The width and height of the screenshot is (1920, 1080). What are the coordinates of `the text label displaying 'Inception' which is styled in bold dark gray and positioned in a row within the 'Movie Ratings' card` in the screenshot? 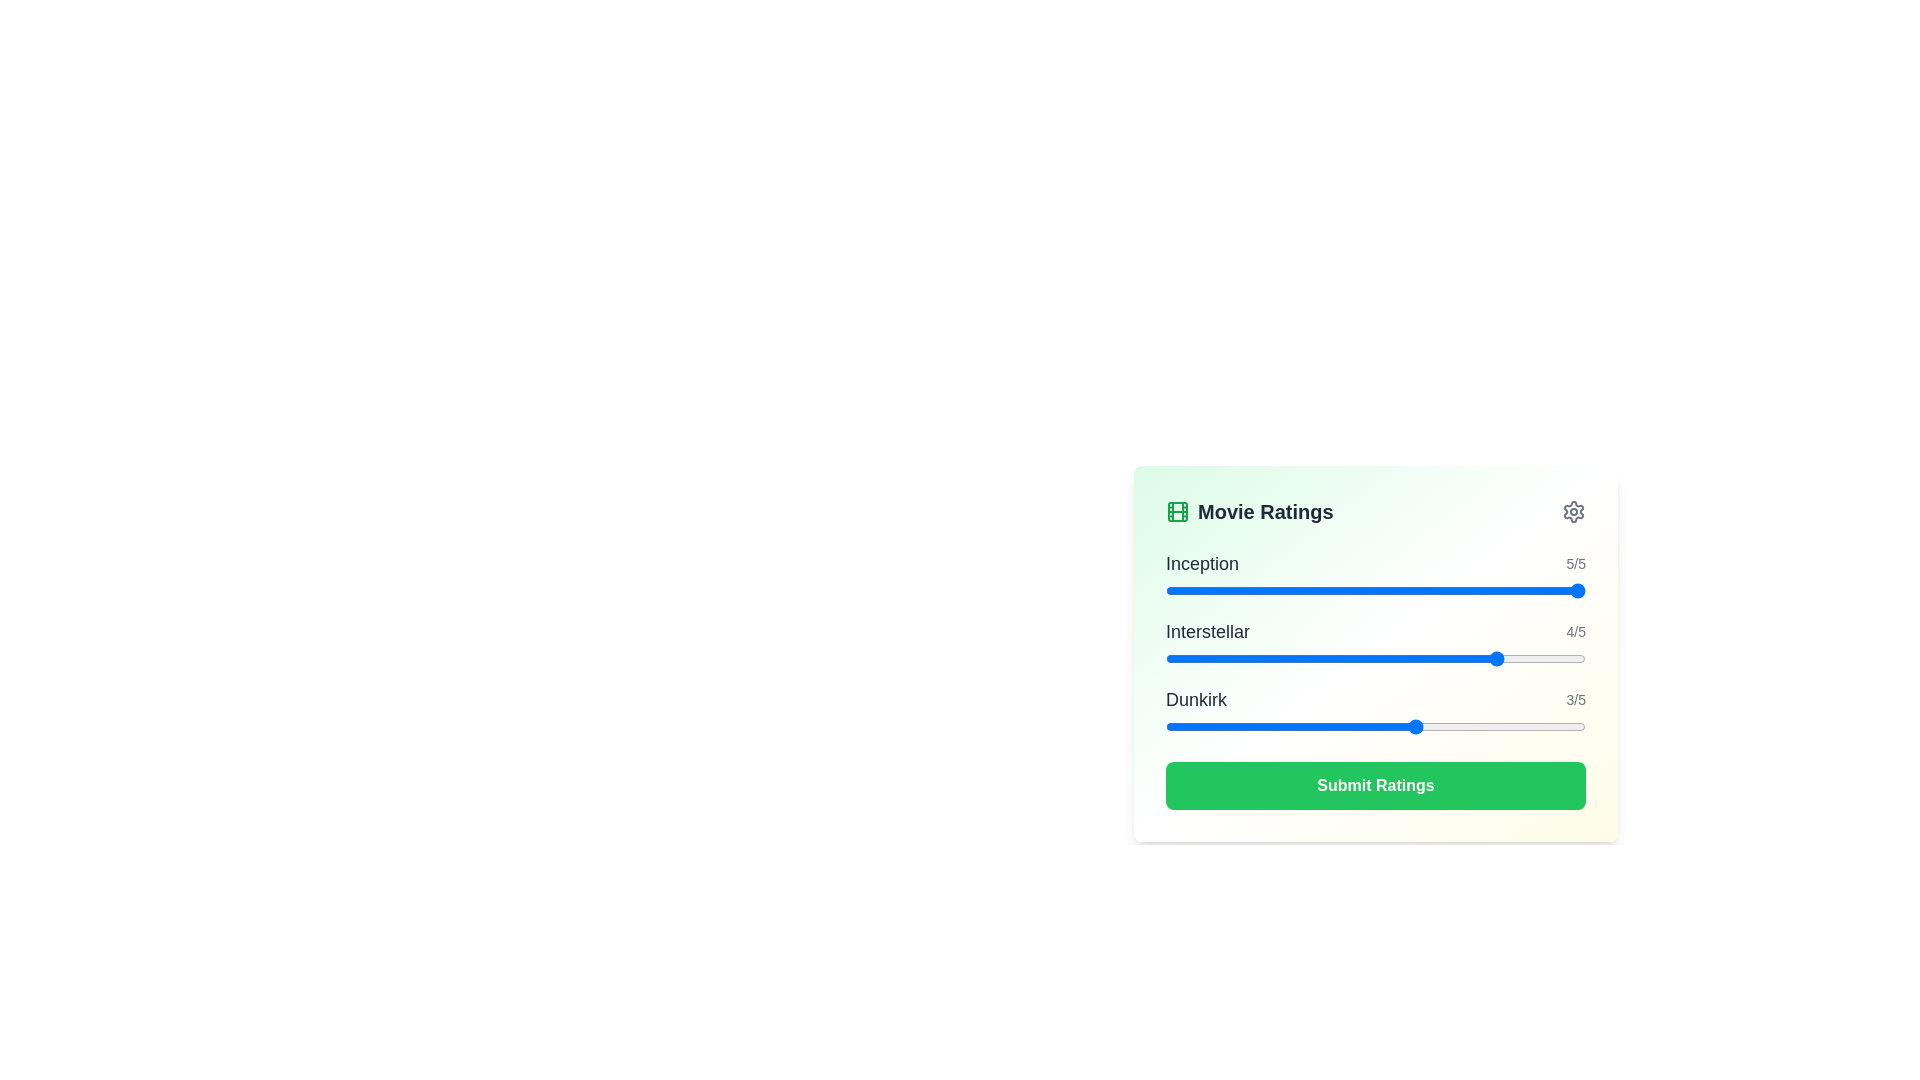 It's located at (1201, 563).